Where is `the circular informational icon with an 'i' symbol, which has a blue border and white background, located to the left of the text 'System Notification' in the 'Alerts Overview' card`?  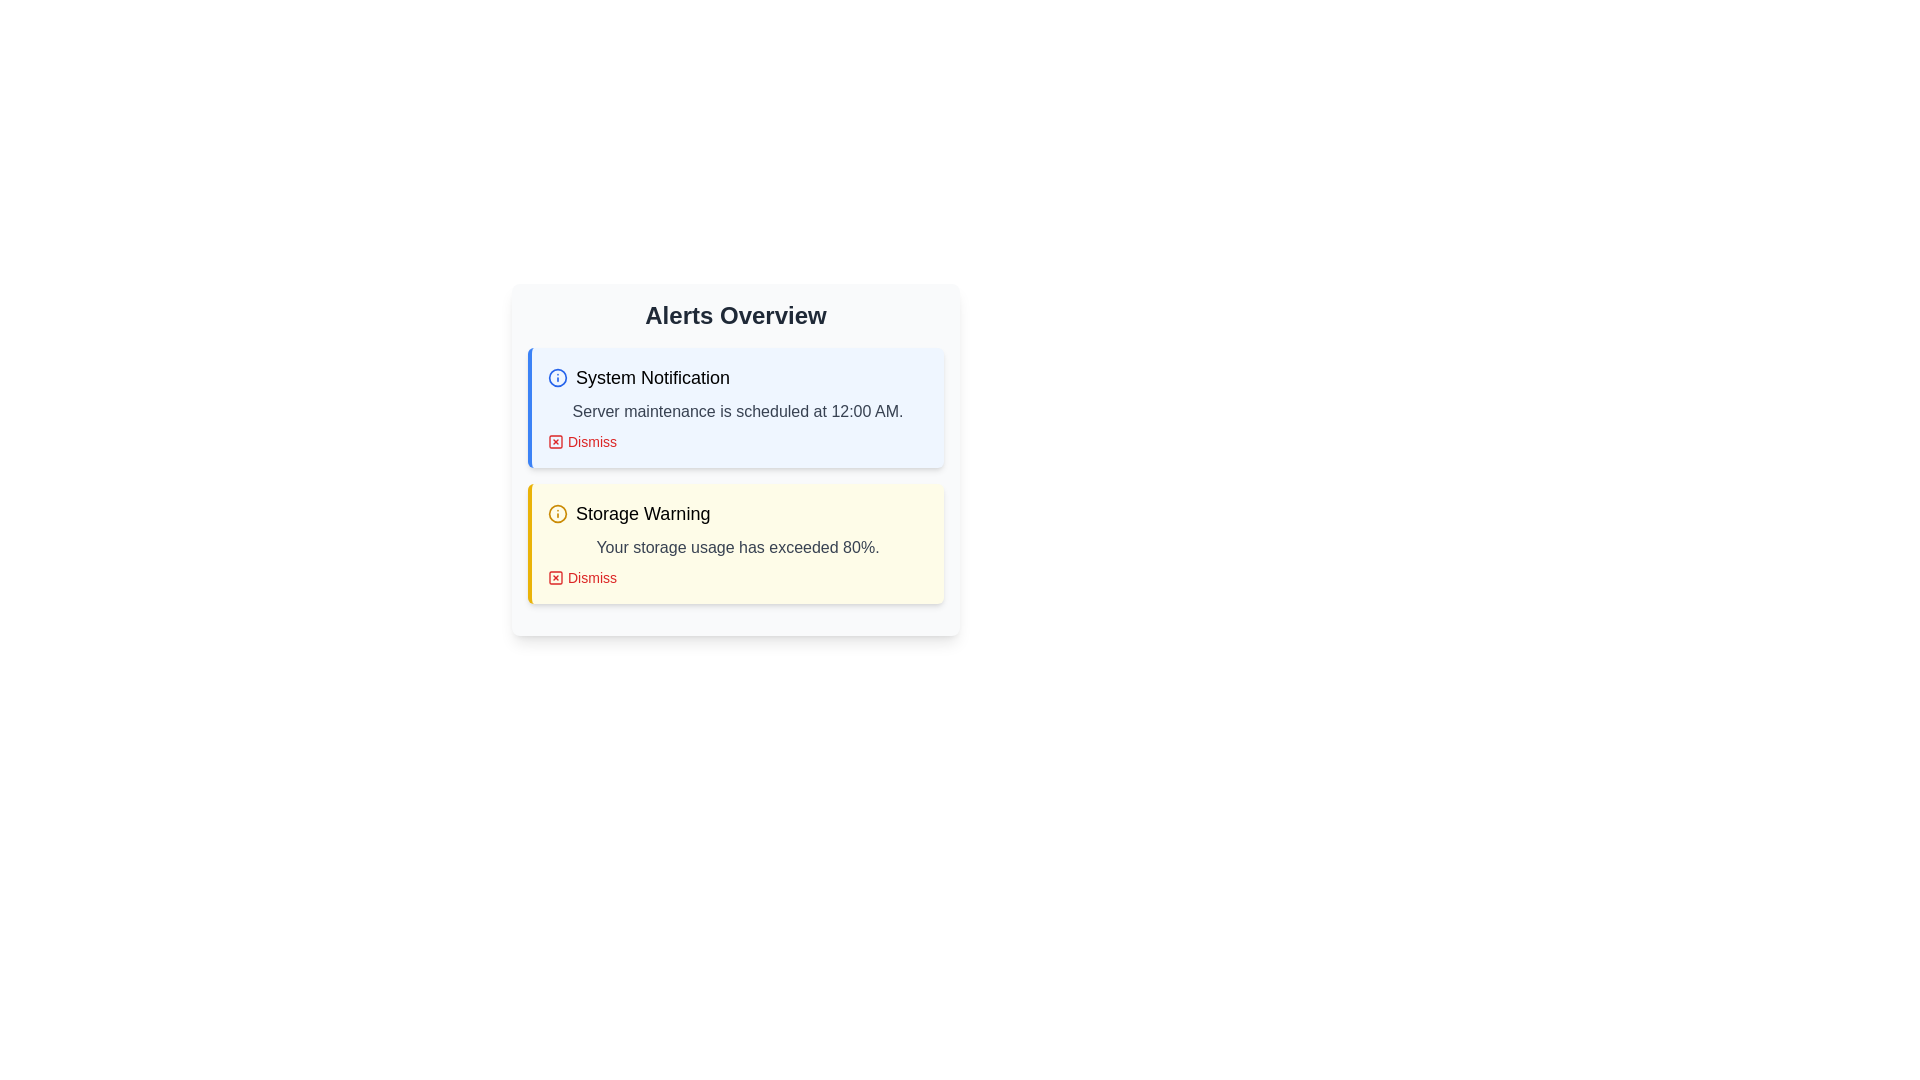
the circular informational icon with an 'i' symbol, which has a blue border and white background, located to the left of the text 'System Notification' in the 'Alerts Overview' card is located at coordinates (557, 378).